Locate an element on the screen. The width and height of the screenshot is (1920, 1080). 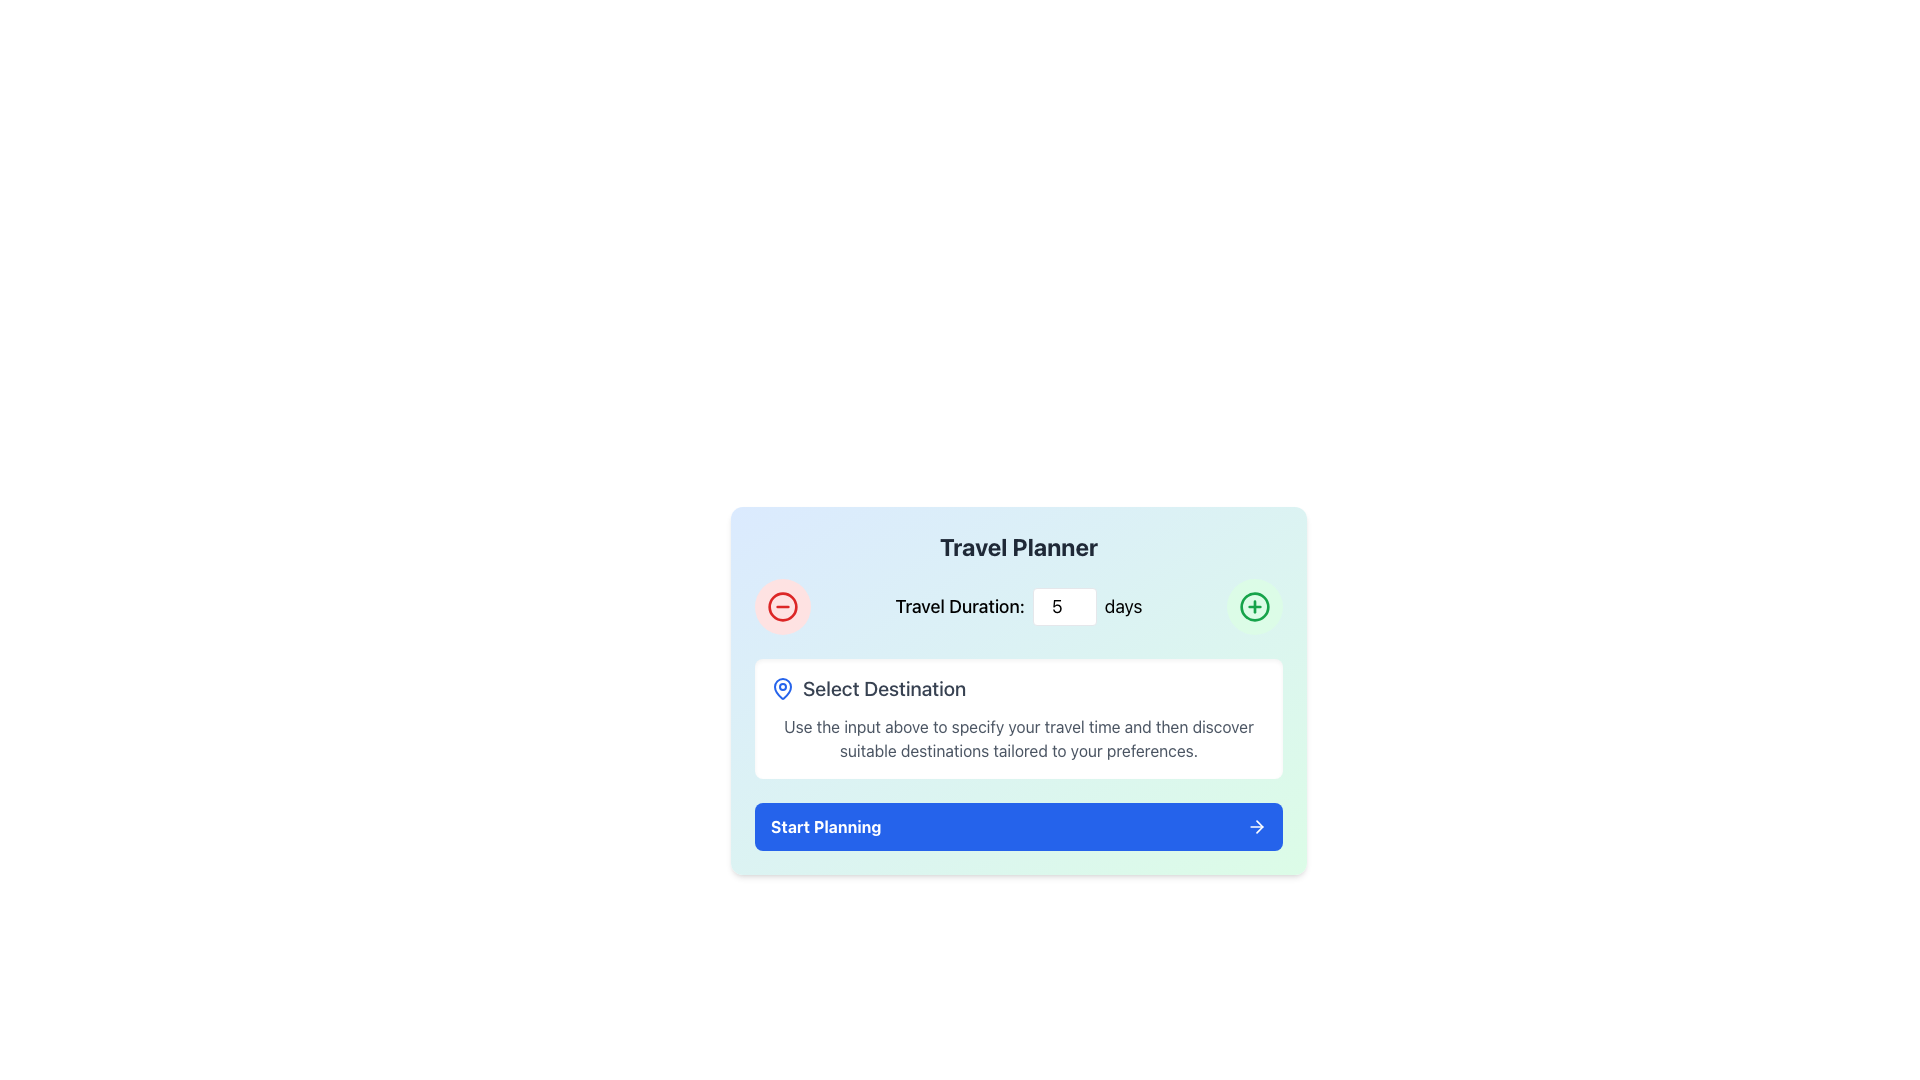
the small triangular icon resembling an arrow pointing right, located at the end of the 'Start Planning' button is located at coordinates (1258, 826).